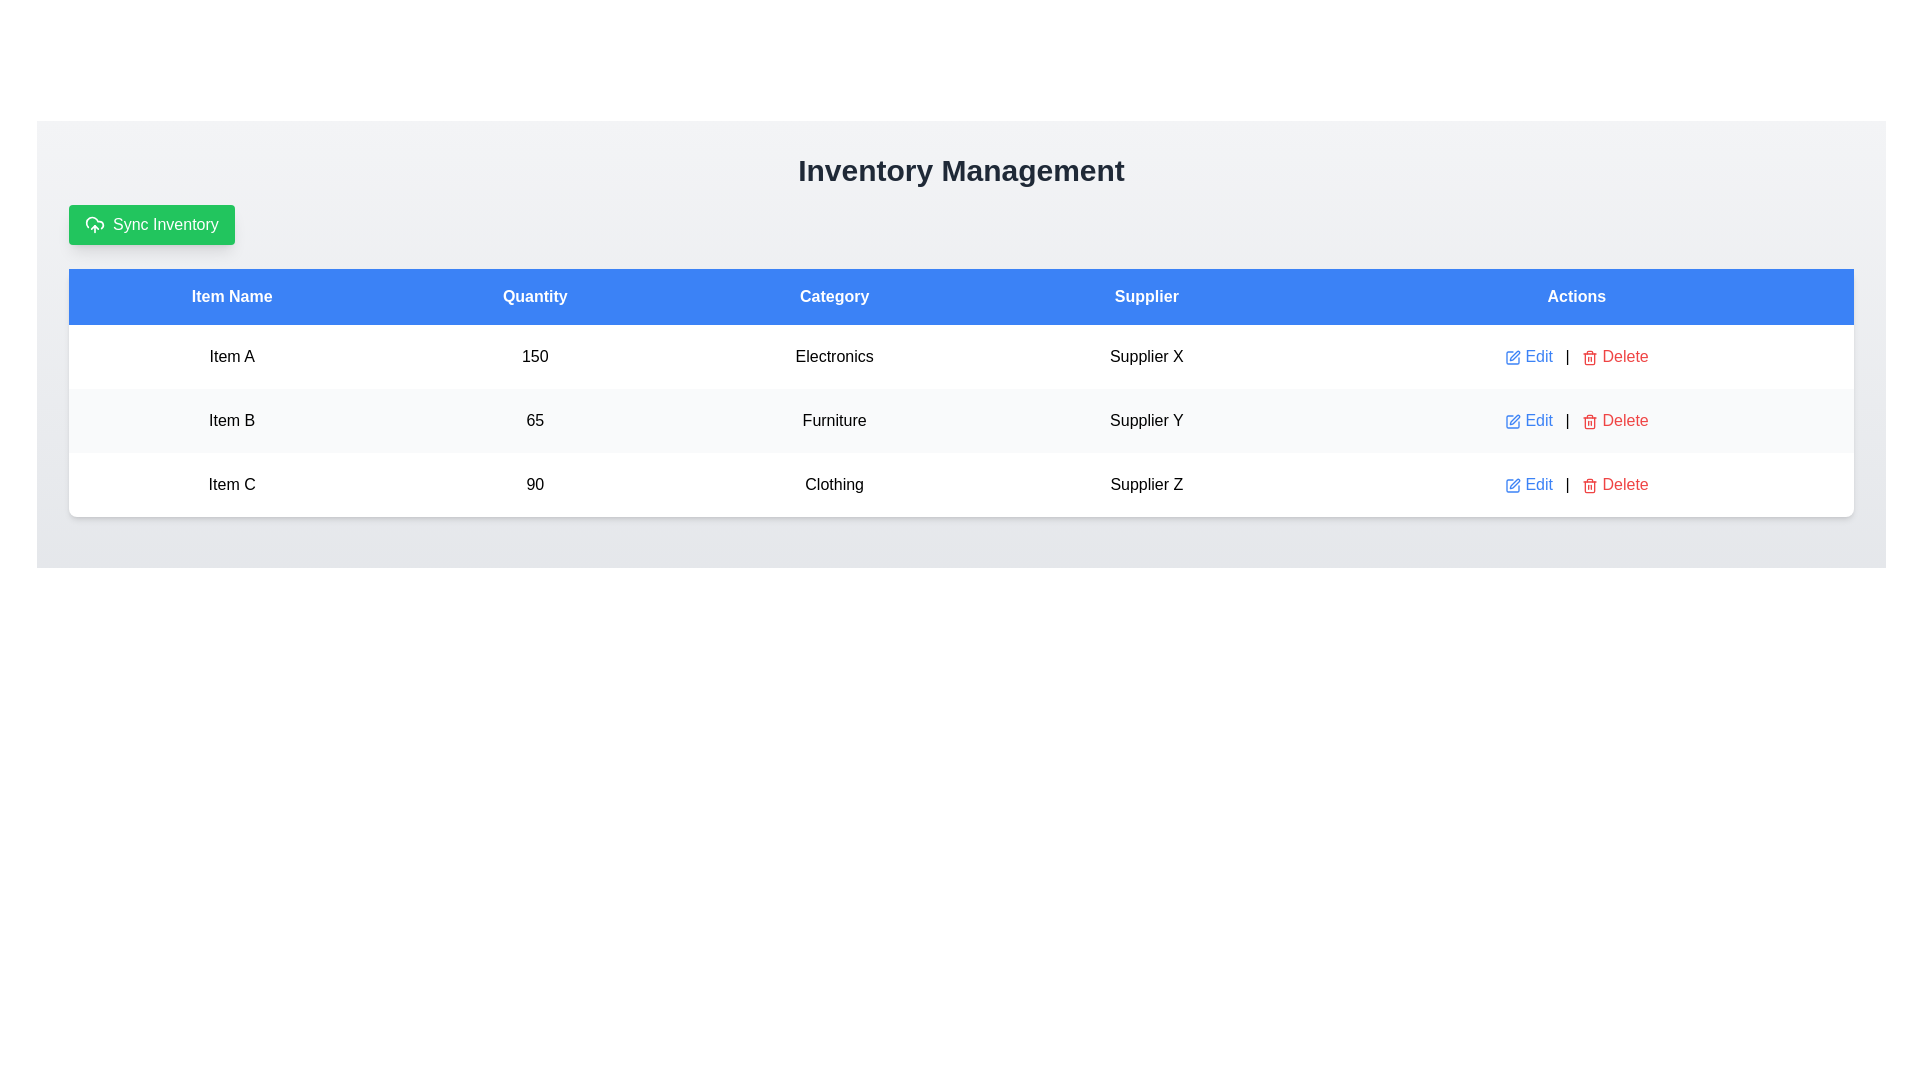 Image resolution: width=1920 pixels, height=1080 pixels. I want to click on the red trash bin icon in the 'Actions' column of the second row to initiate the delete action dialog, so click(1588, 419).